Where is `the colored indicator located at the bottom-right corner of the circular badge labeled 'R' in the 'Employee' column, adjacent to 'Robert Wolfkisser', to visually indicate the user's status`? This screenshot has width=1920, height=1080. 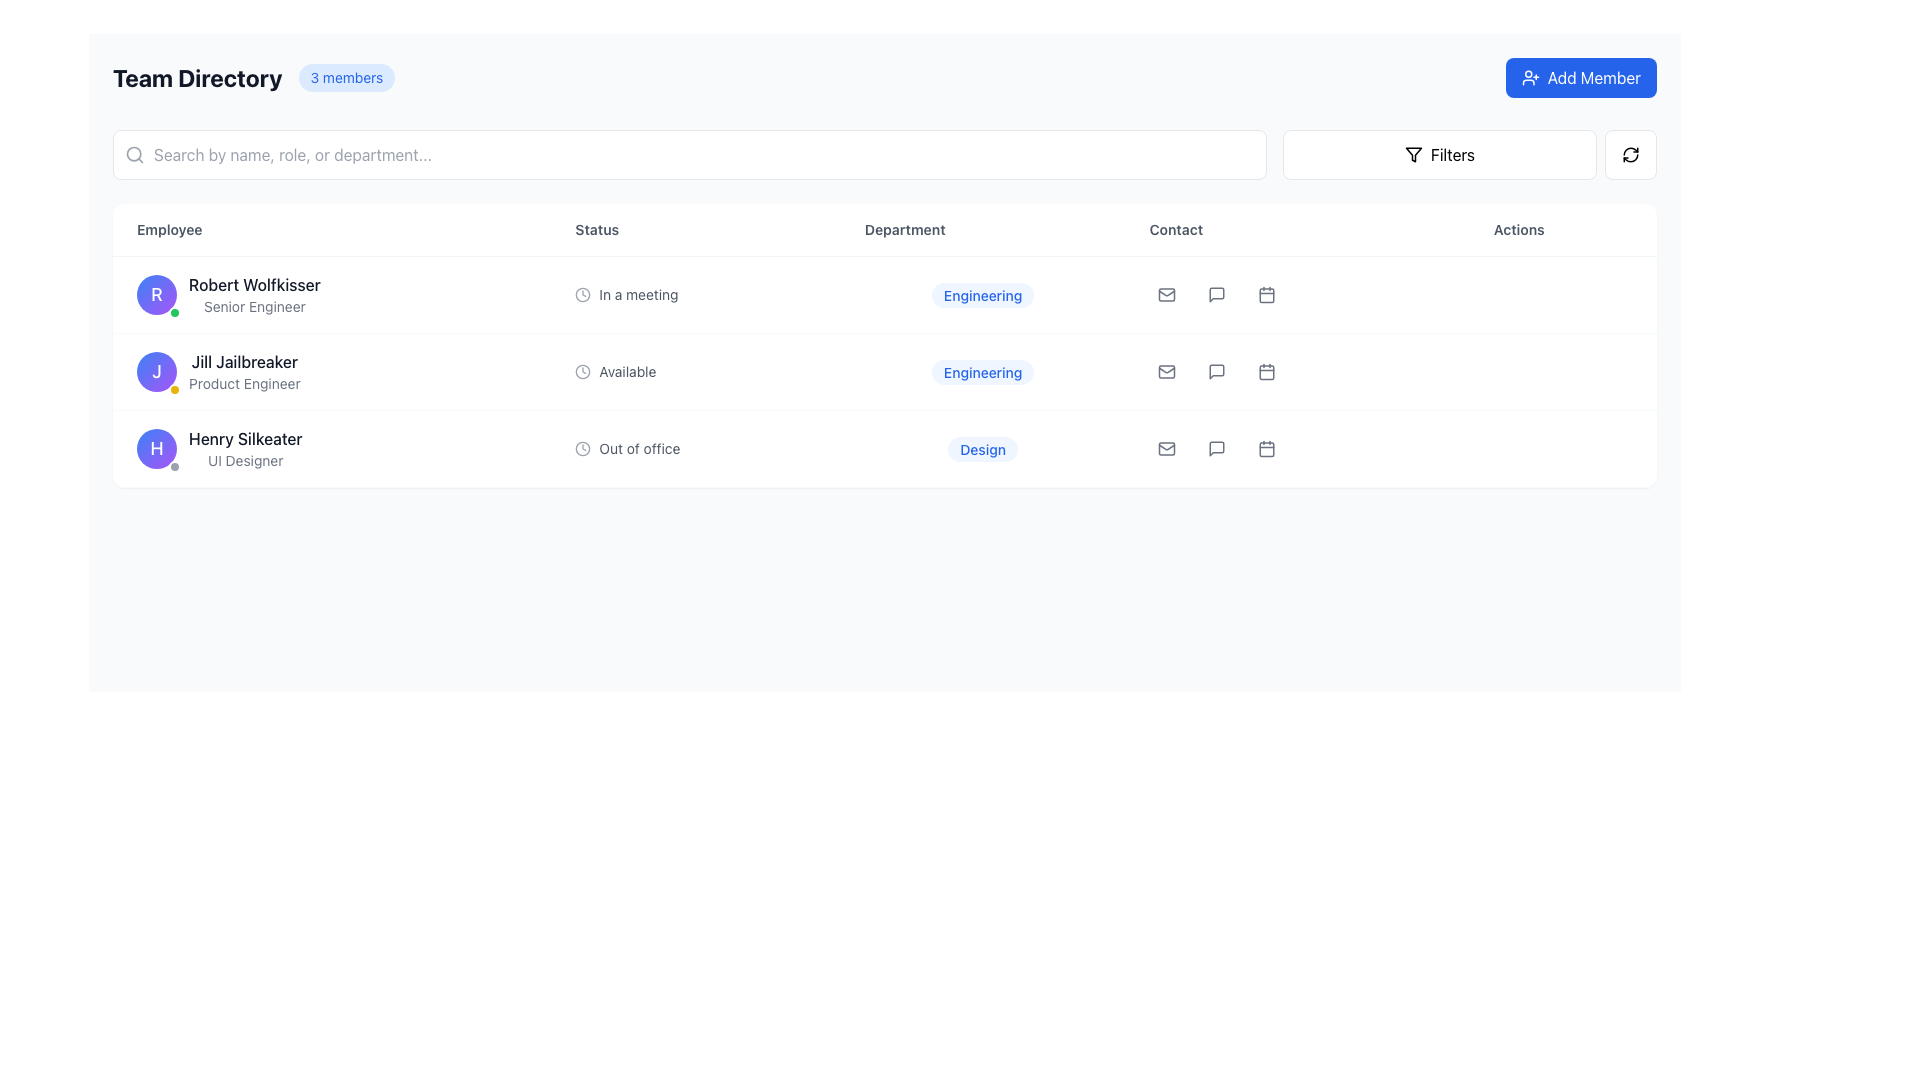 the colored indicator located at the bottom-right corner of the circular badge labeled 'R' in the 'Employee' column, adjacent to 'Robert Wolfkisser', to visually indicate the user's status is located at coordinates (174, 312).